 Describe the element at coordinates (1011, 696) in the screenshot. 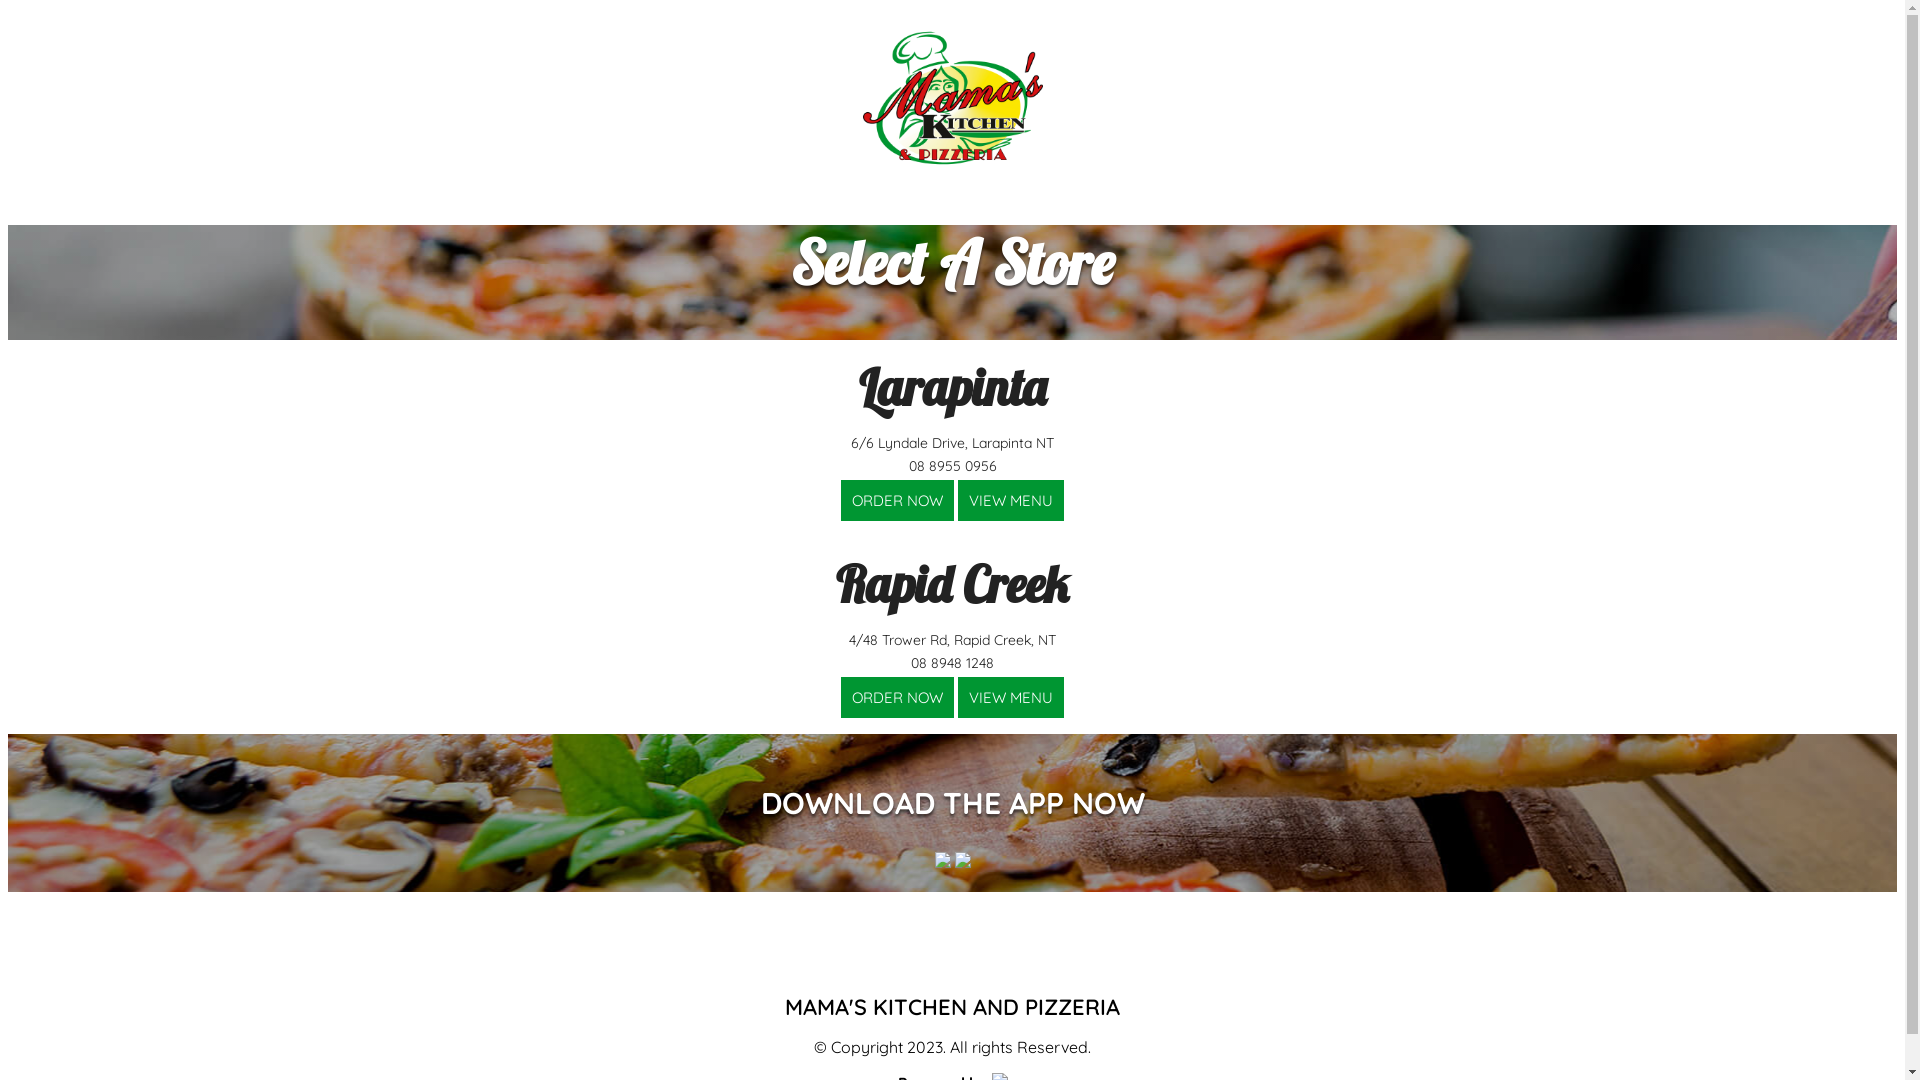

I see `'VIEW MENU'` at that location.